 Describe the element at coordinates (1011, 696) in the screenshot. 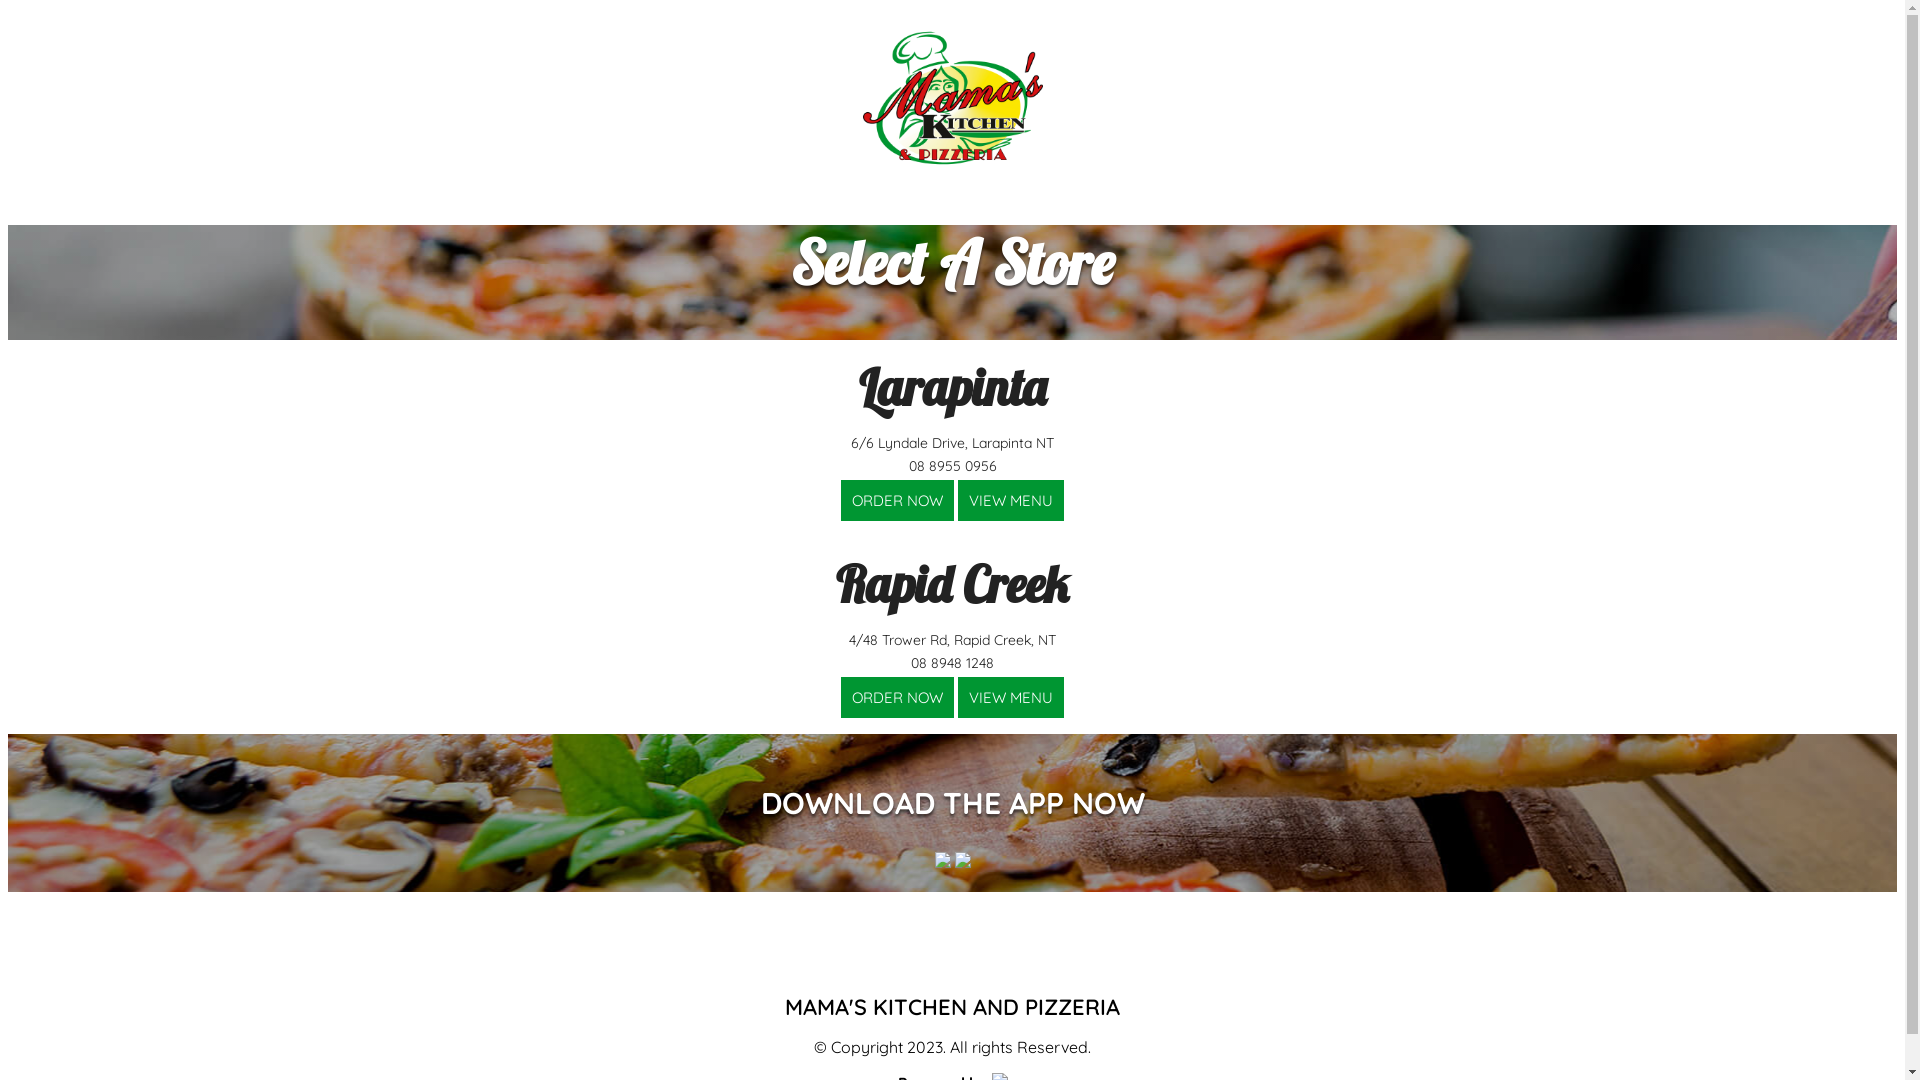

I see `'VIEW MENU'` at that location.